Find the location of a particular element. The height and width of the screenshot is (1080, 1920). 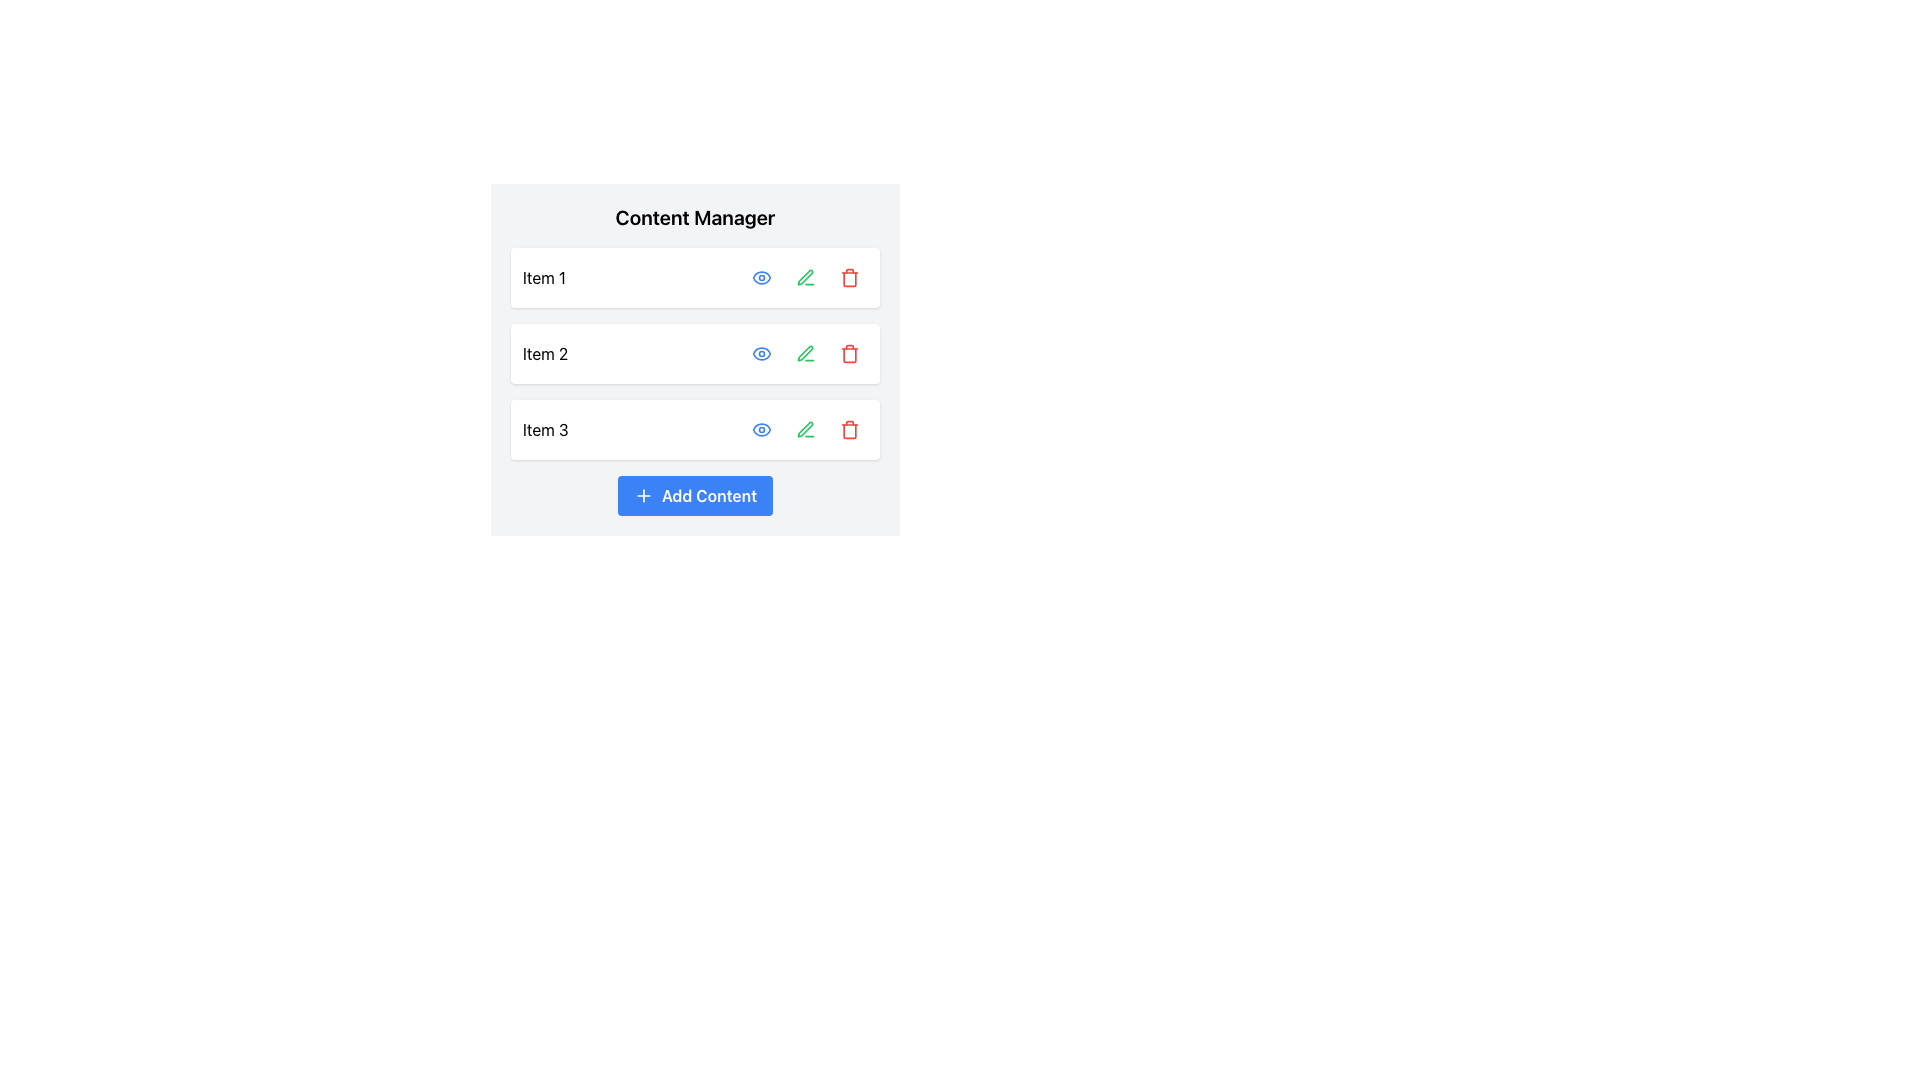

the eye-shaped icon with a blue outline located in the last item box labeled 'Item 3' is located at coordinates (761, 428).